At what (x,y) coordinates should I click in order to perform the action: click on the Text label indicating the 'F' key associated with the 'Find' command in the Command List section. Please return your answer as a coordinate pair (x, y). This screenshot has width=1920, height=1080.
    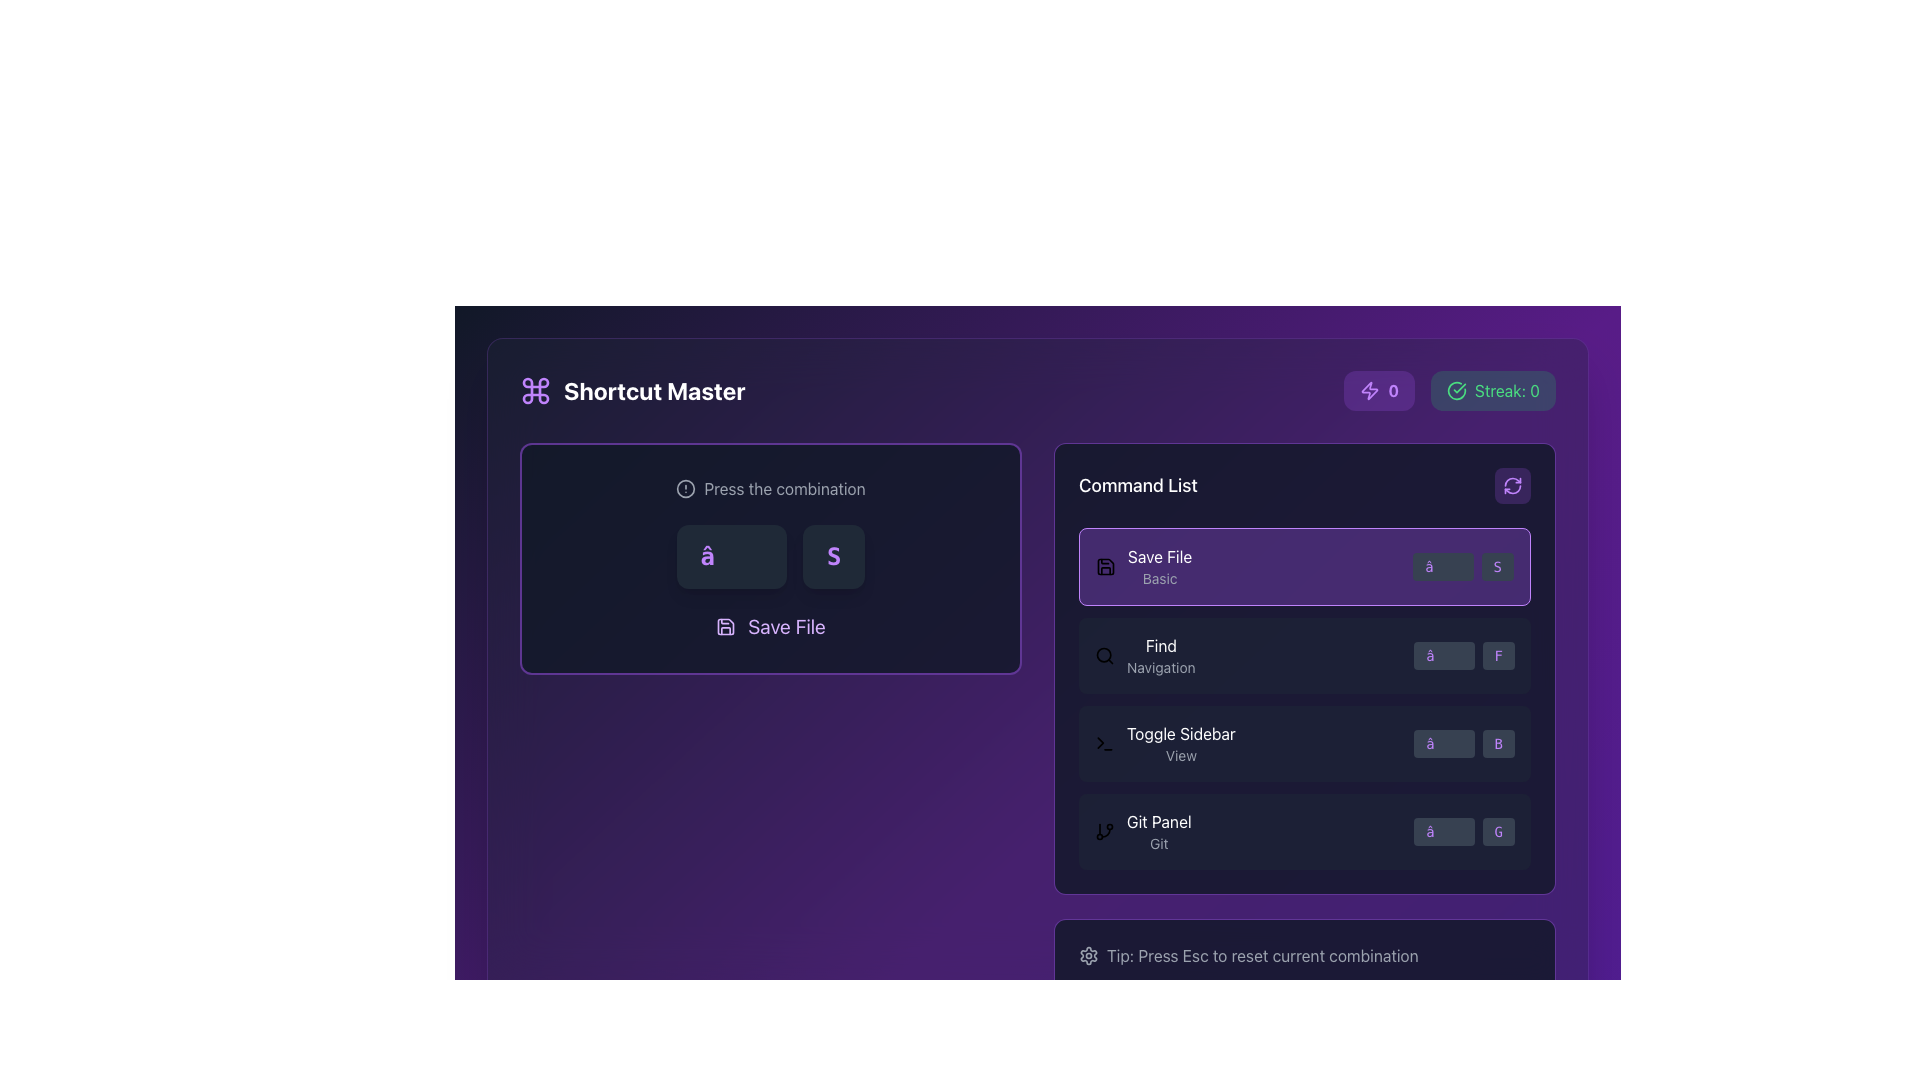
    Looking at the image, I should click on (1498, 655).